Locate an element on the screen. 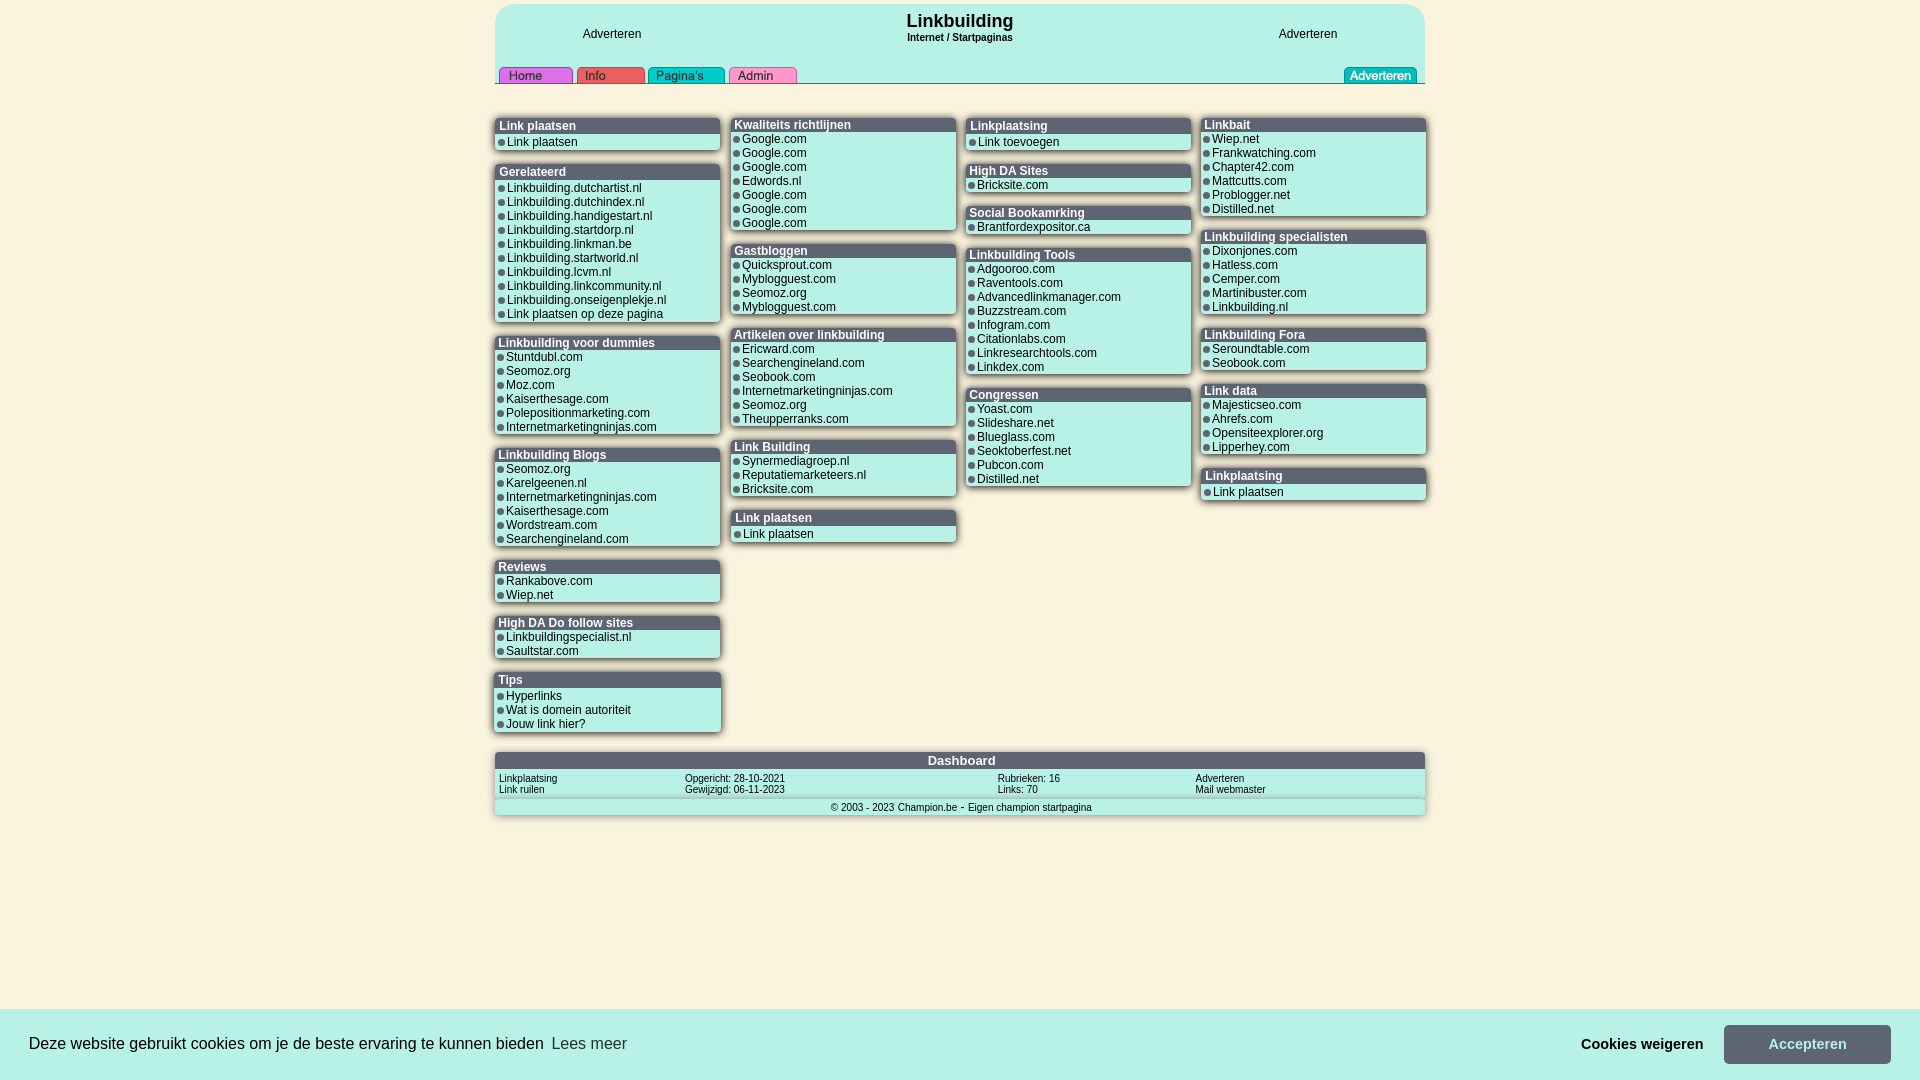 The width and height of the screenshot is (1920, 1080). 'Edwords.nl' is located at coordinates (741, 181).